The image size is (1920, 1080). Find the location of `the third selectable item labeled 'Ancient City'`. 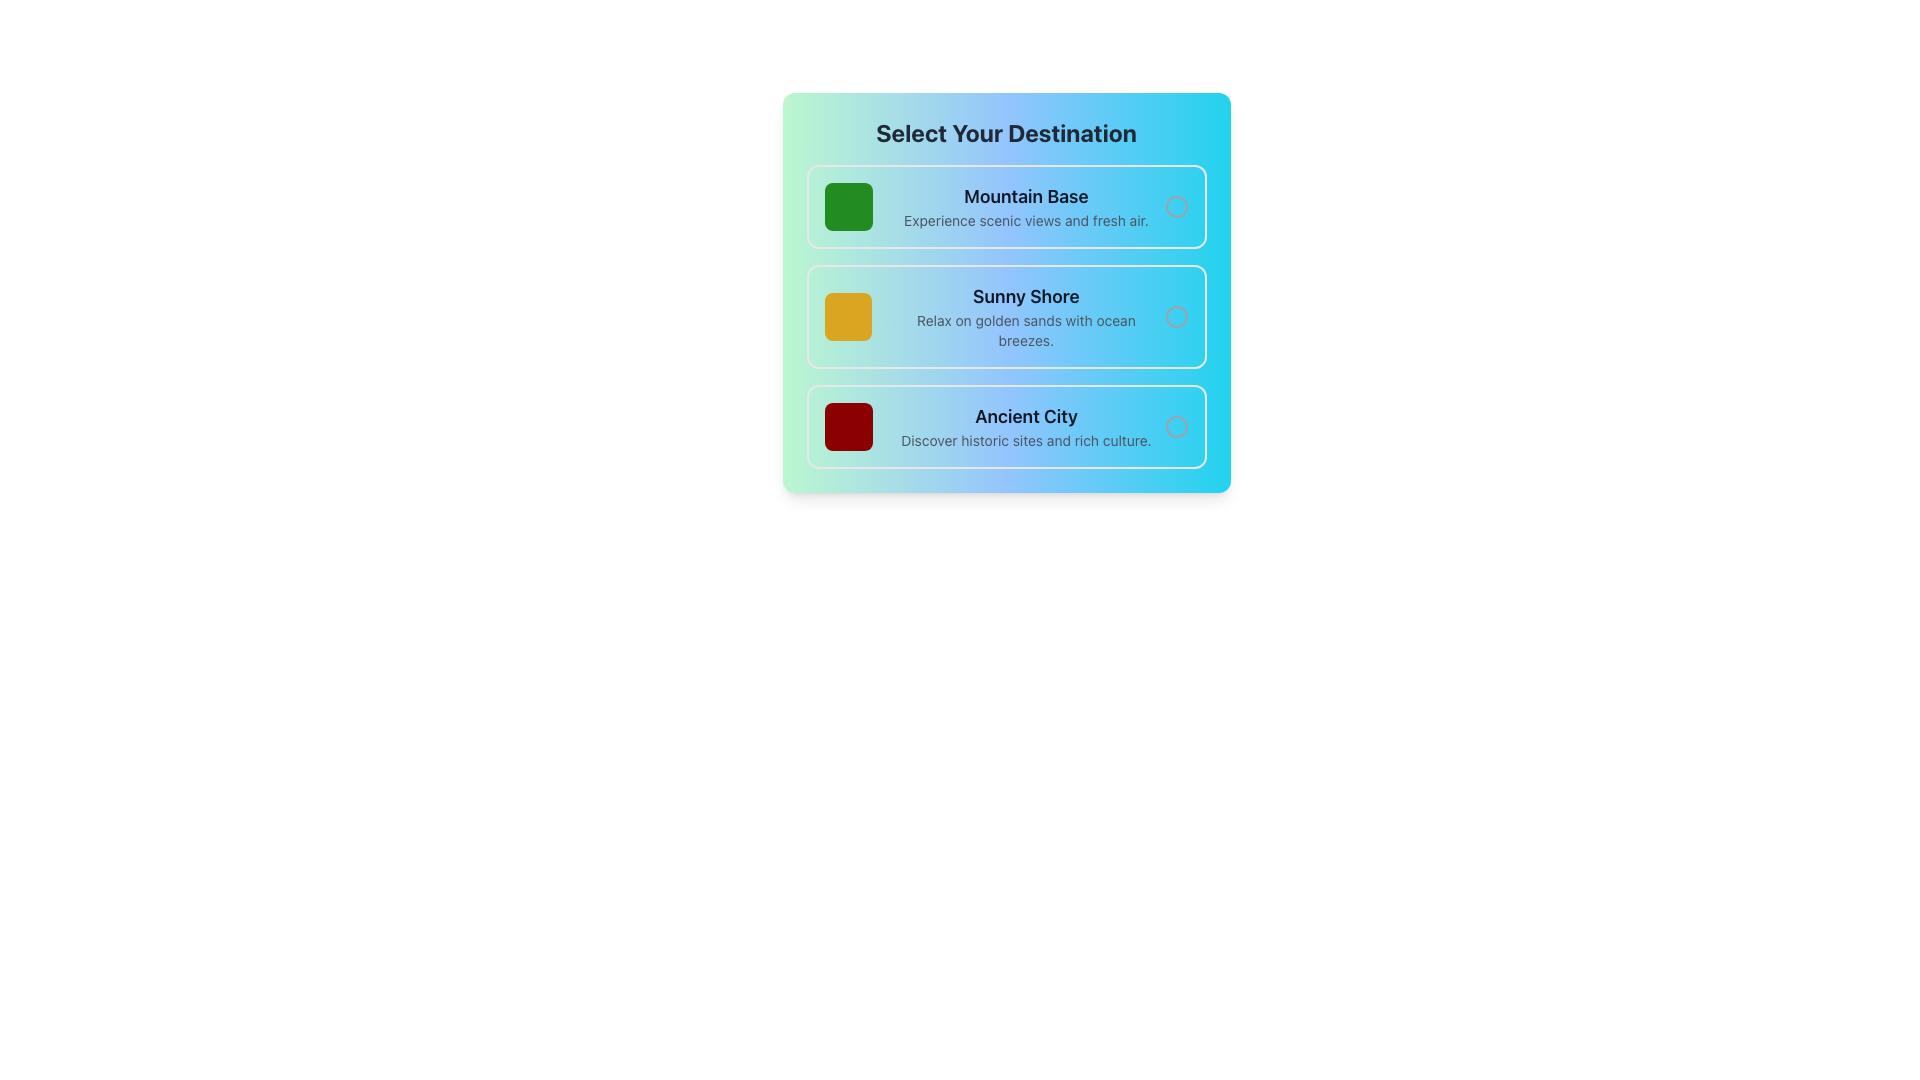

the third selectable item labeled 'Ancient City' is located at coordinates (1006, 426).